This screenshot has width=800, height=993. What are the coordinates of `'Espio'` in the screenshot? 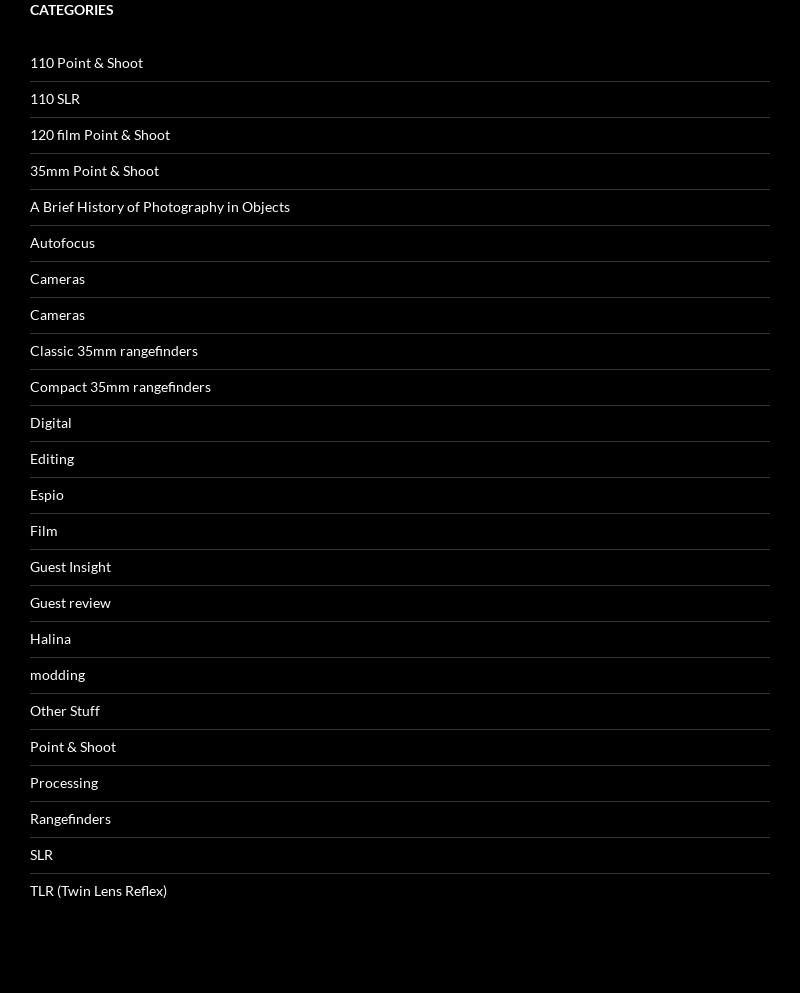 It's located at (45, 213).